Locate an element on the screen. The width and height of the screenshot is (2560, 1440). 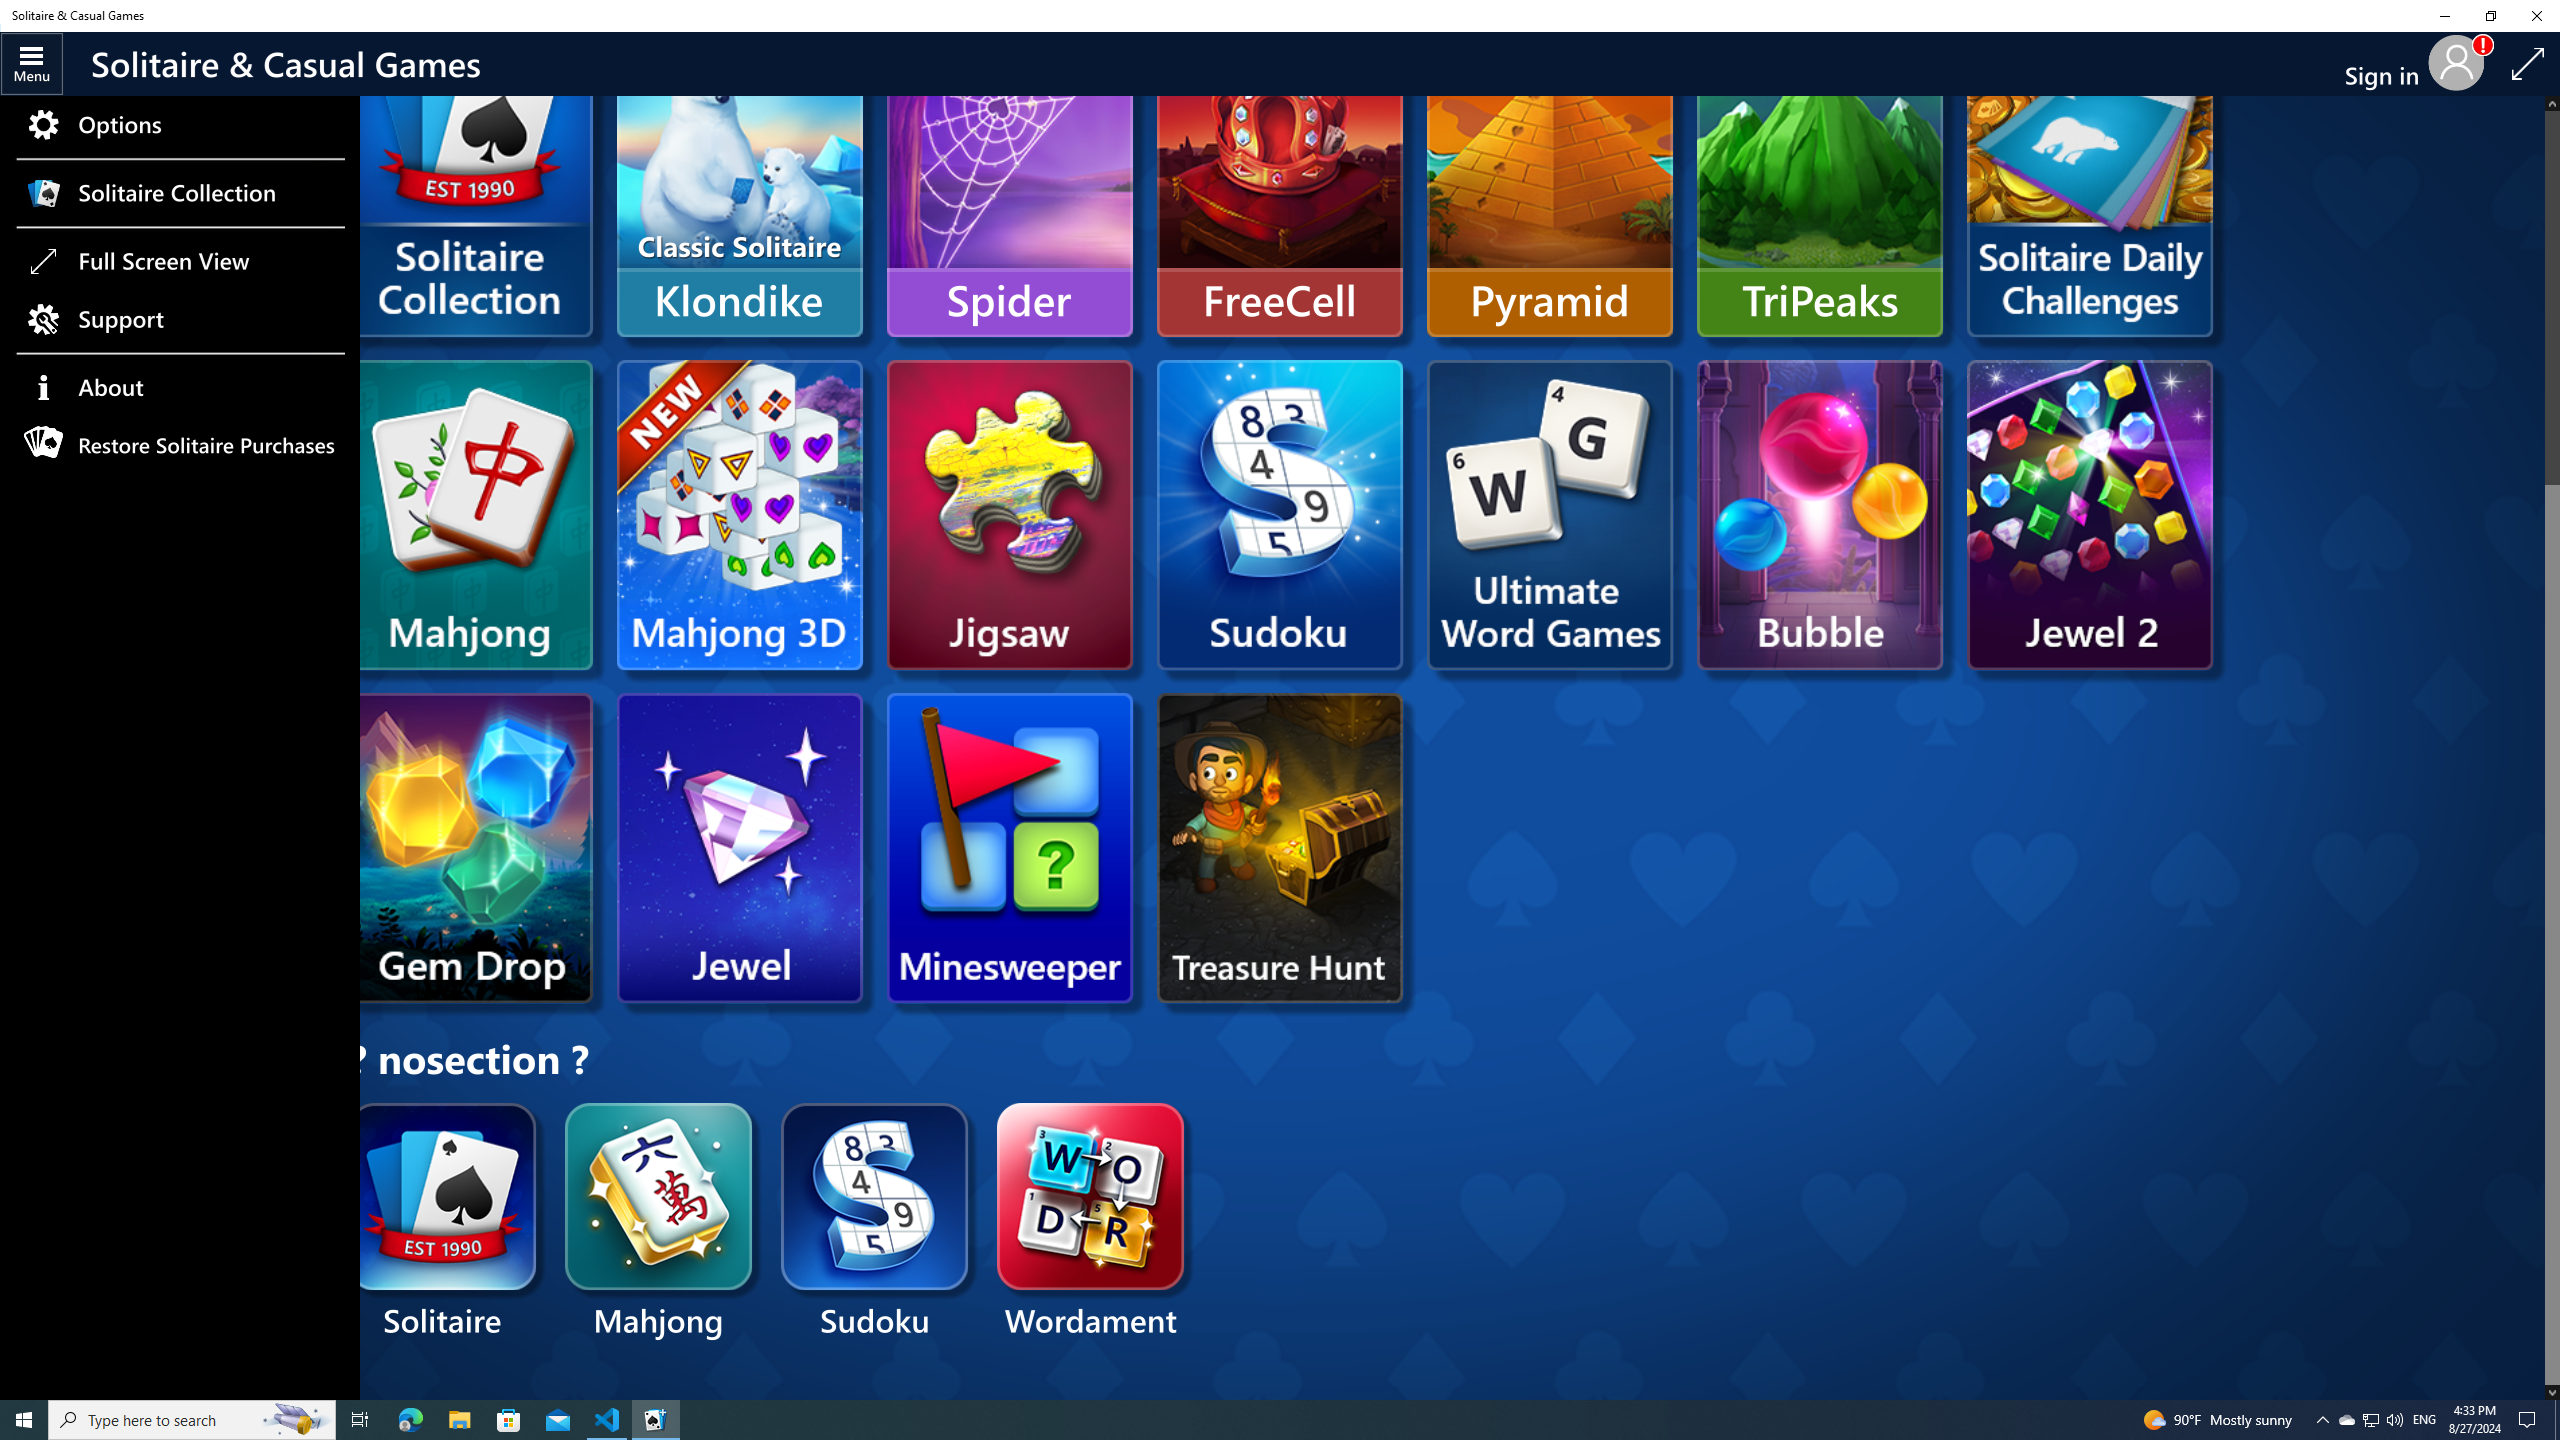
'Sign in' is located at coordinates (2388, 64).